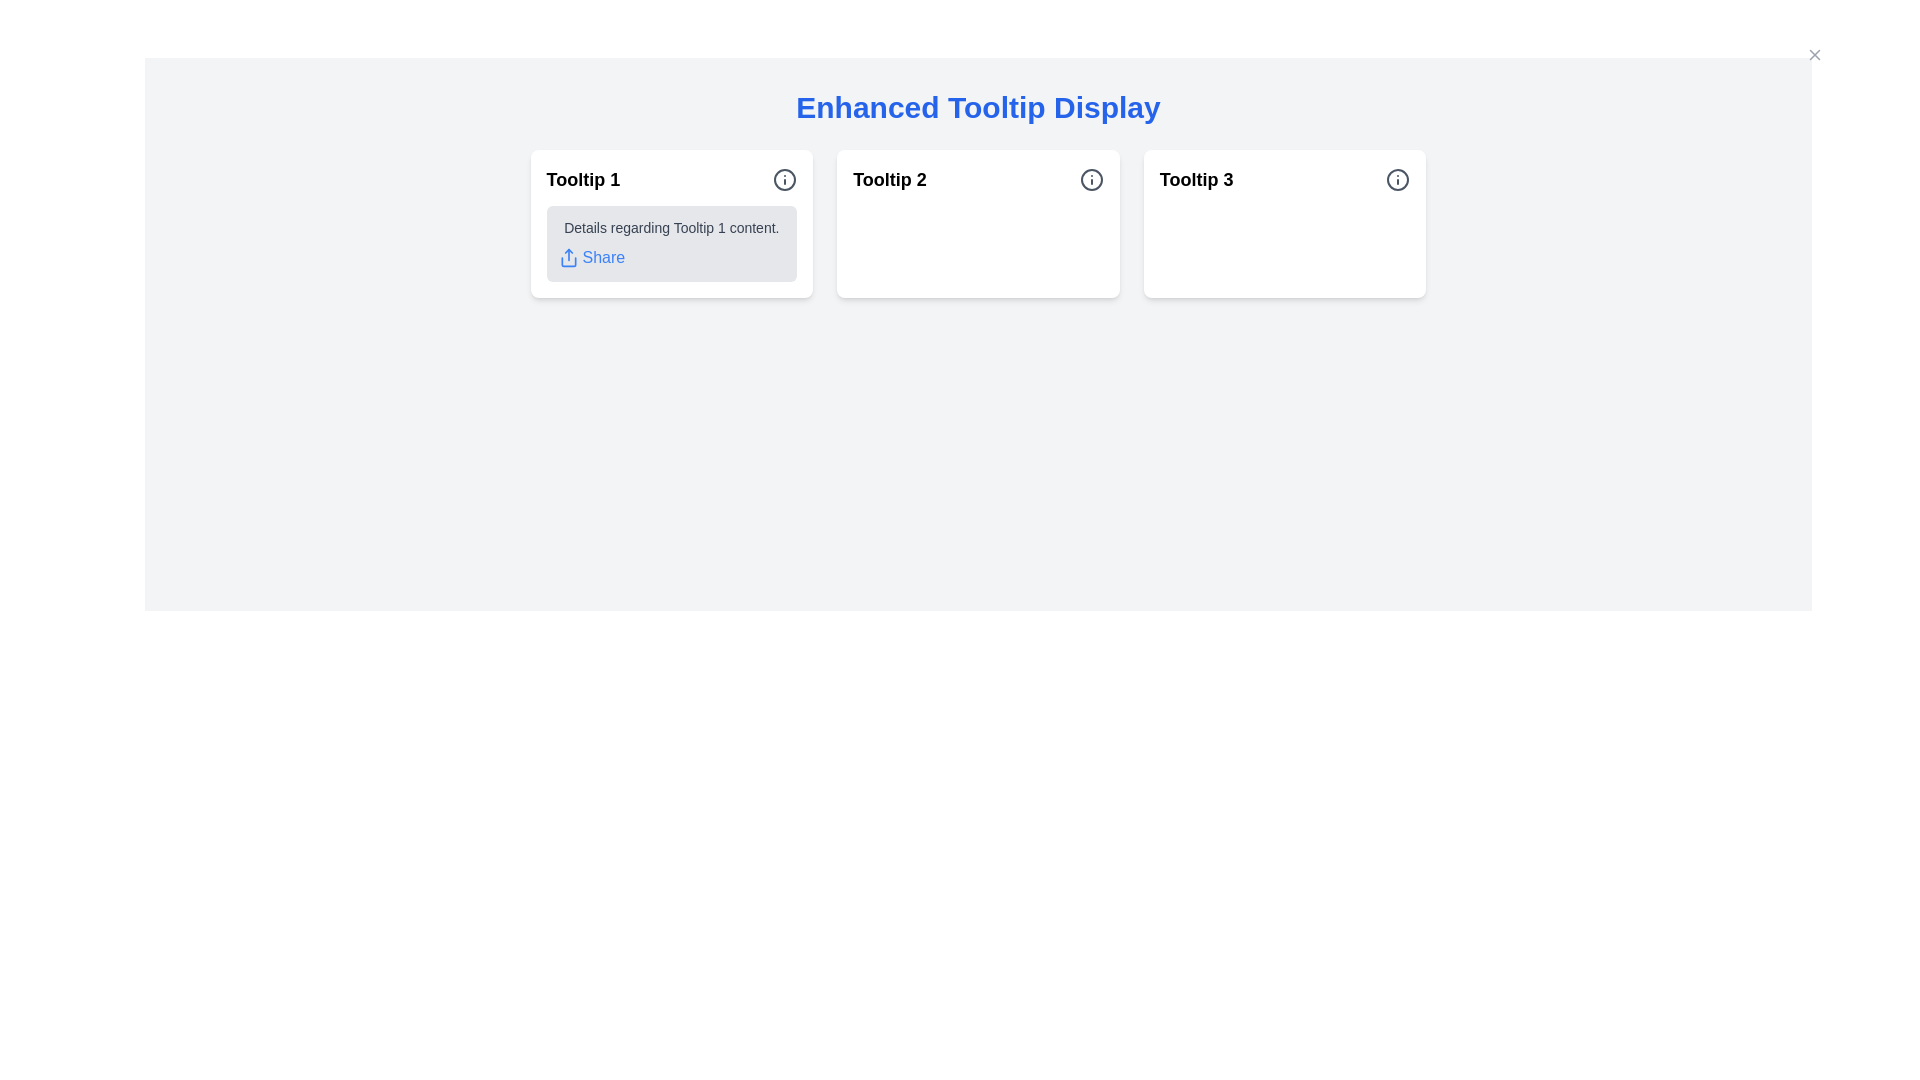 The height and width of the screenshot is (1080, 1920). I want to click on the label or heading text that serves as a title for the third card, located in the top-left area of the card, so click(1196, 180).